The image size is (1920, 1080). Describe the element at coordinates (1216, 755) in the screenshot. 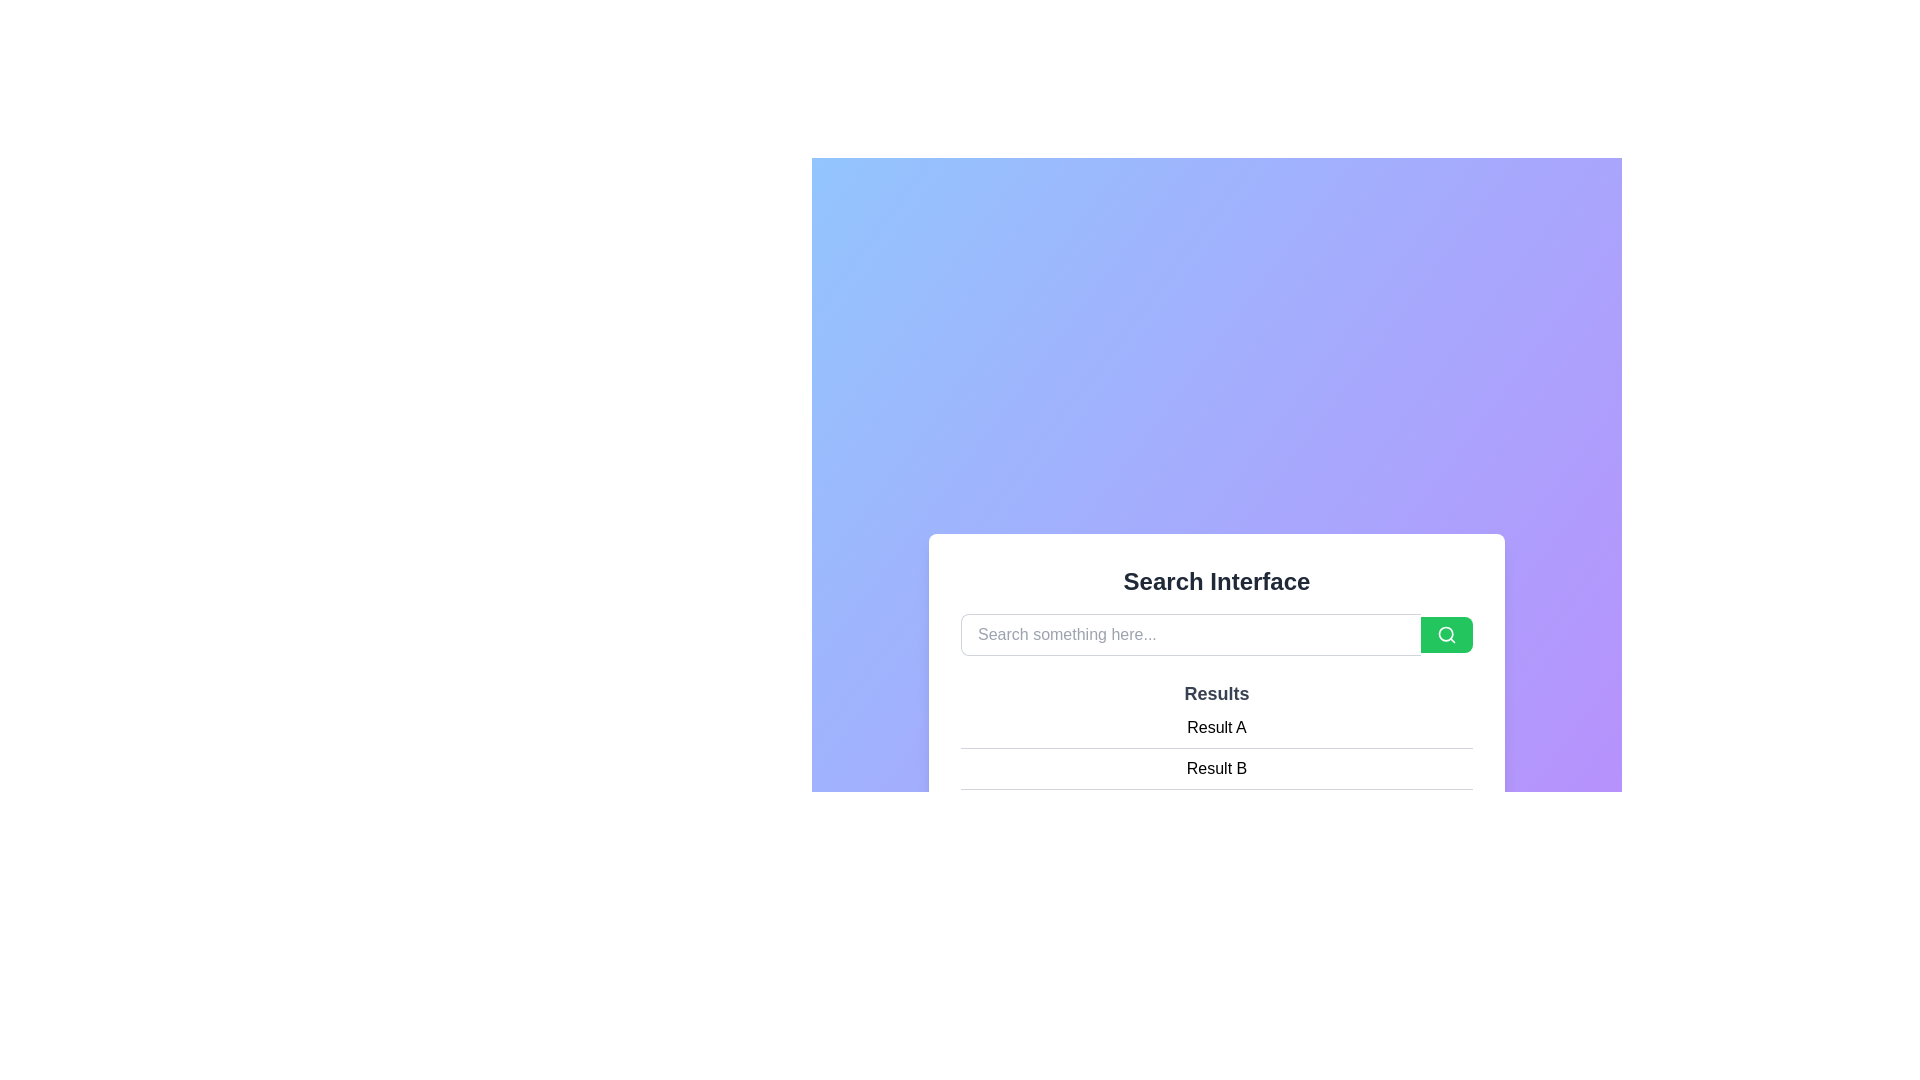

I see `the Results List Section which displays a labeled list of results with the header 'Results' and items such as 'Result A' and 'Result B'` at that location.